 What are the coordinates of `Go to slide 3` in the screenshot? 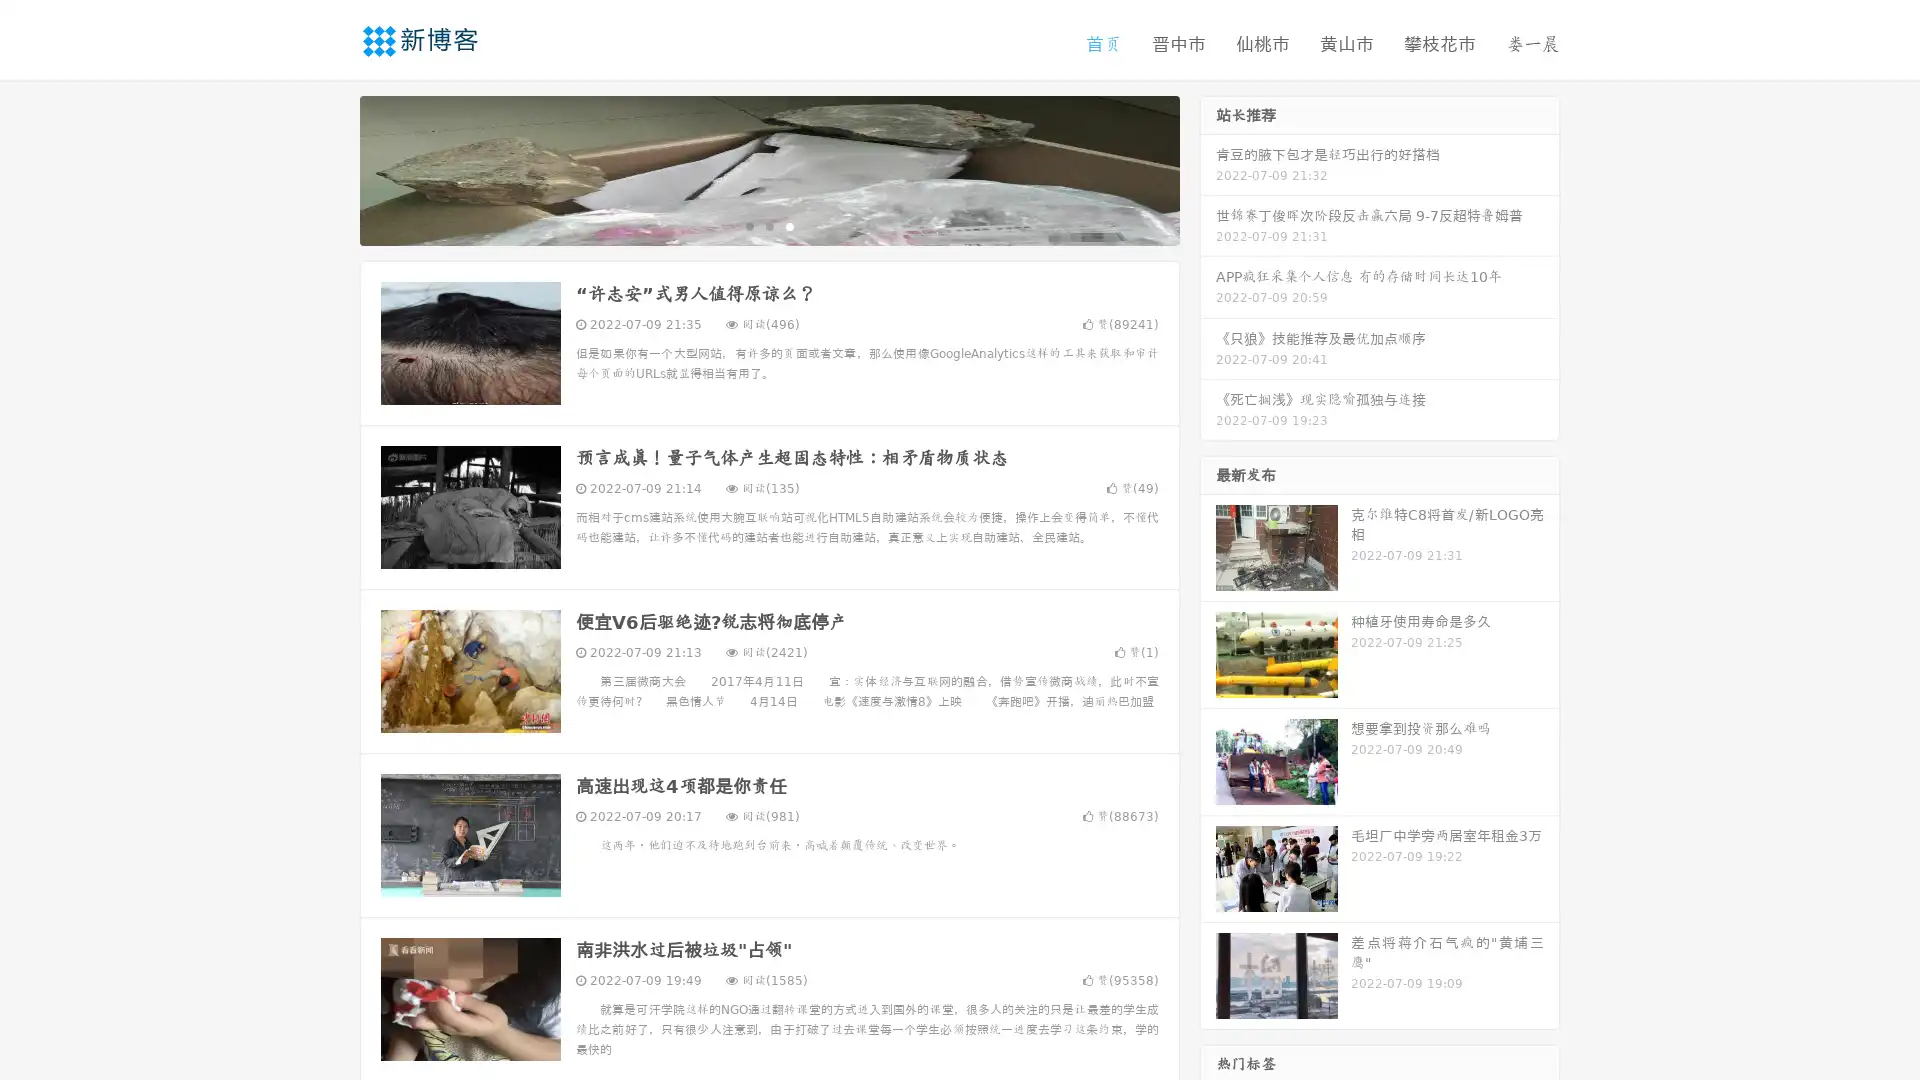 It's located at (789, 225).